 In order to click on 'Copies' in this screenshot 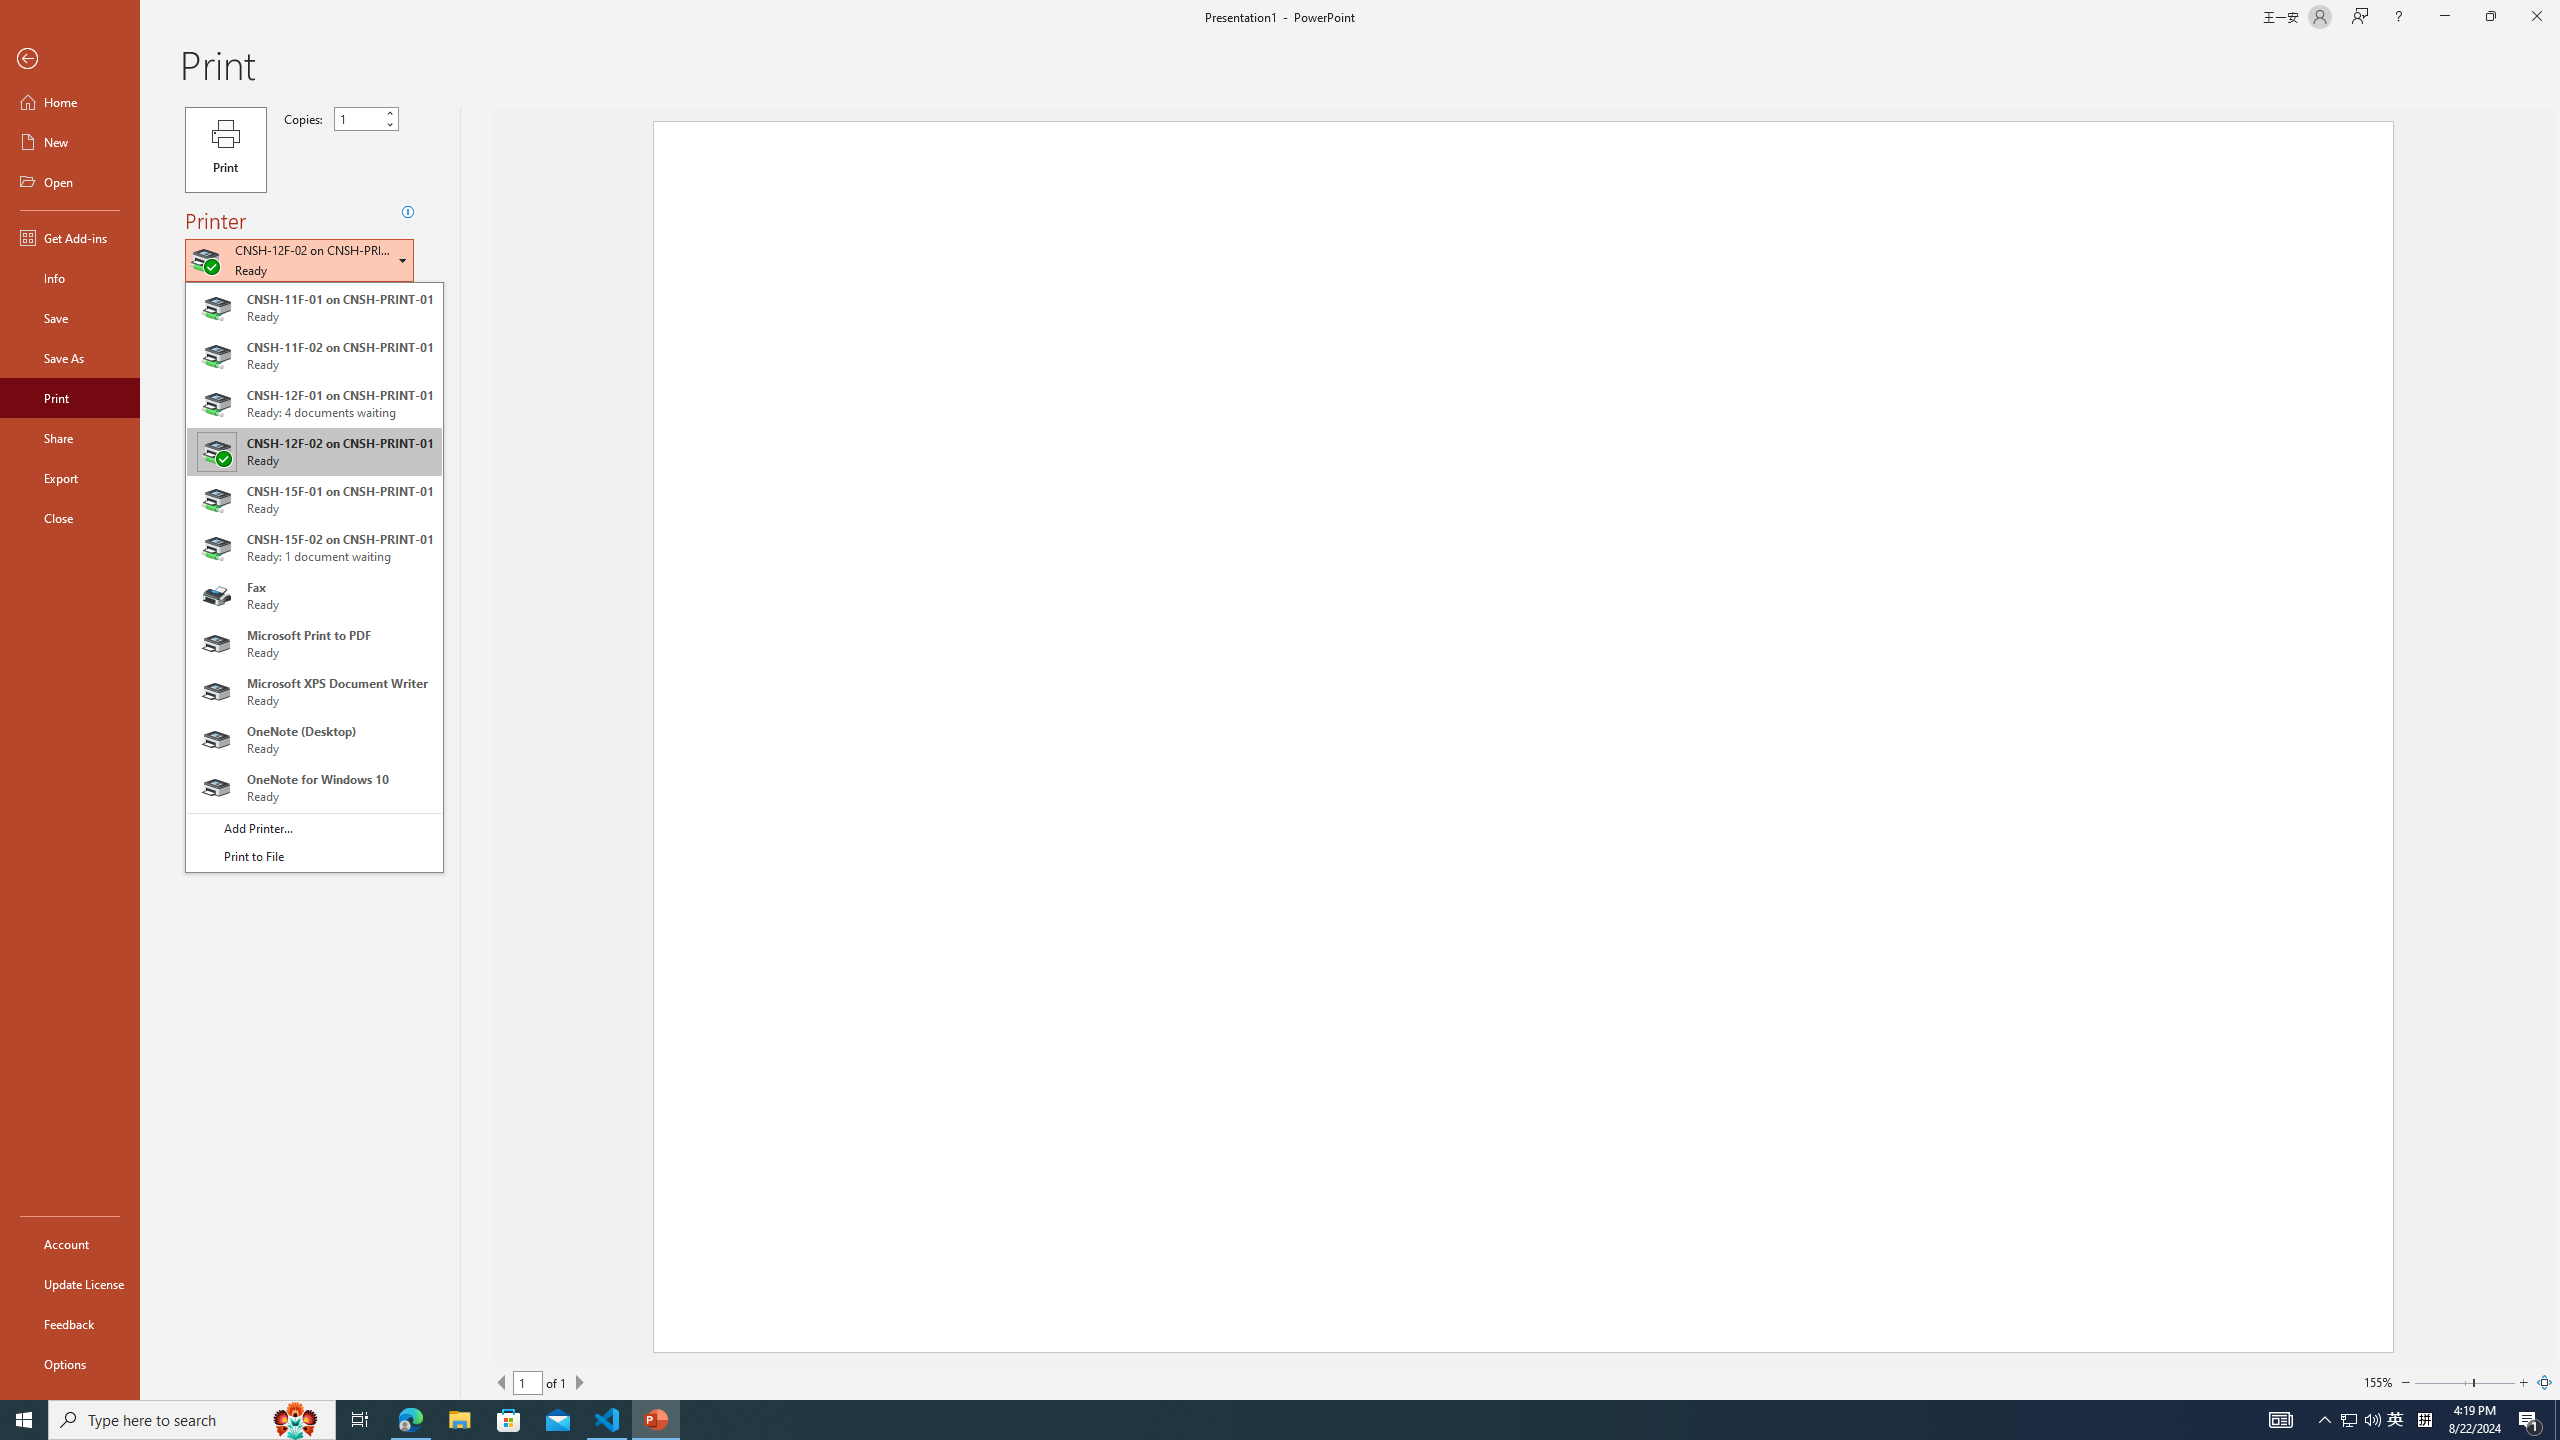, I will do `click(366, 118)`.